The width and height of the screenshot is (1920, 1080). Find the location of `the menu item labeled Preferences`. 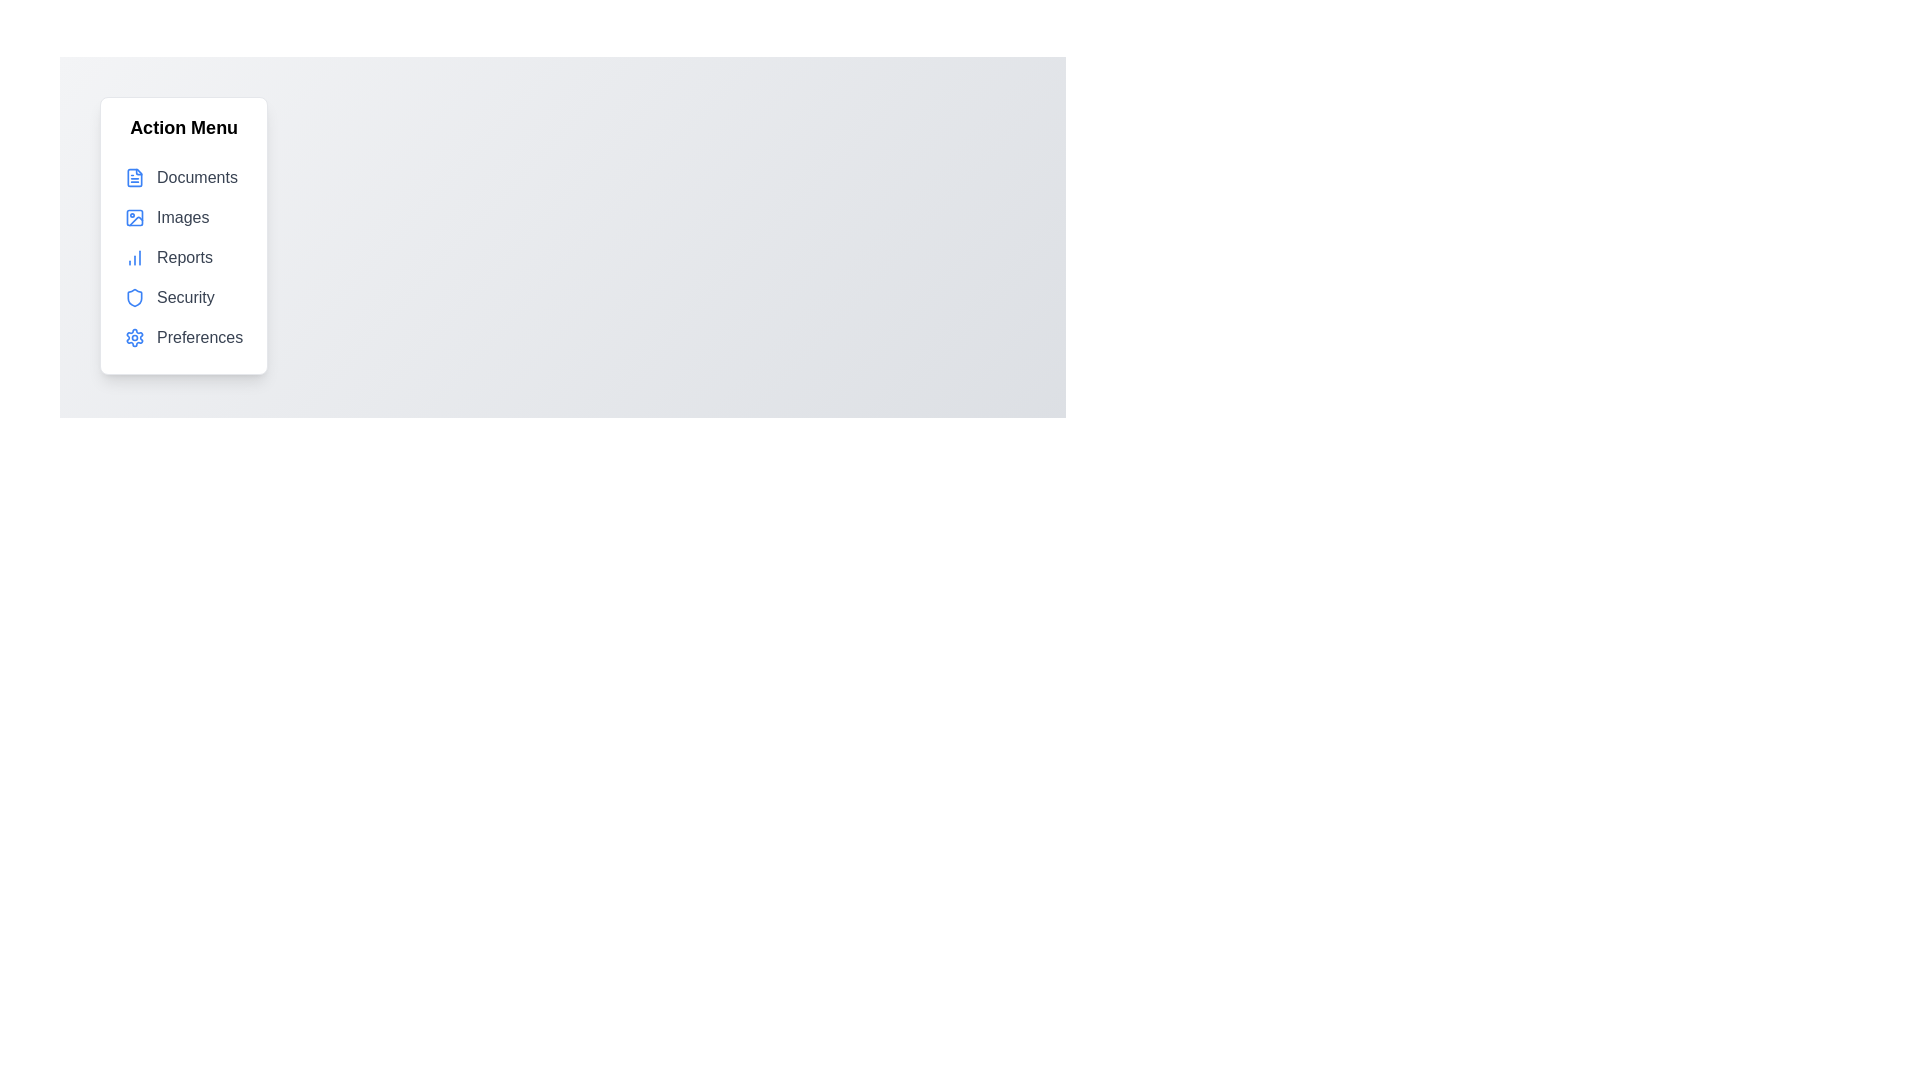

the menu item labeled Preferences is located at coordinates (183, 337).